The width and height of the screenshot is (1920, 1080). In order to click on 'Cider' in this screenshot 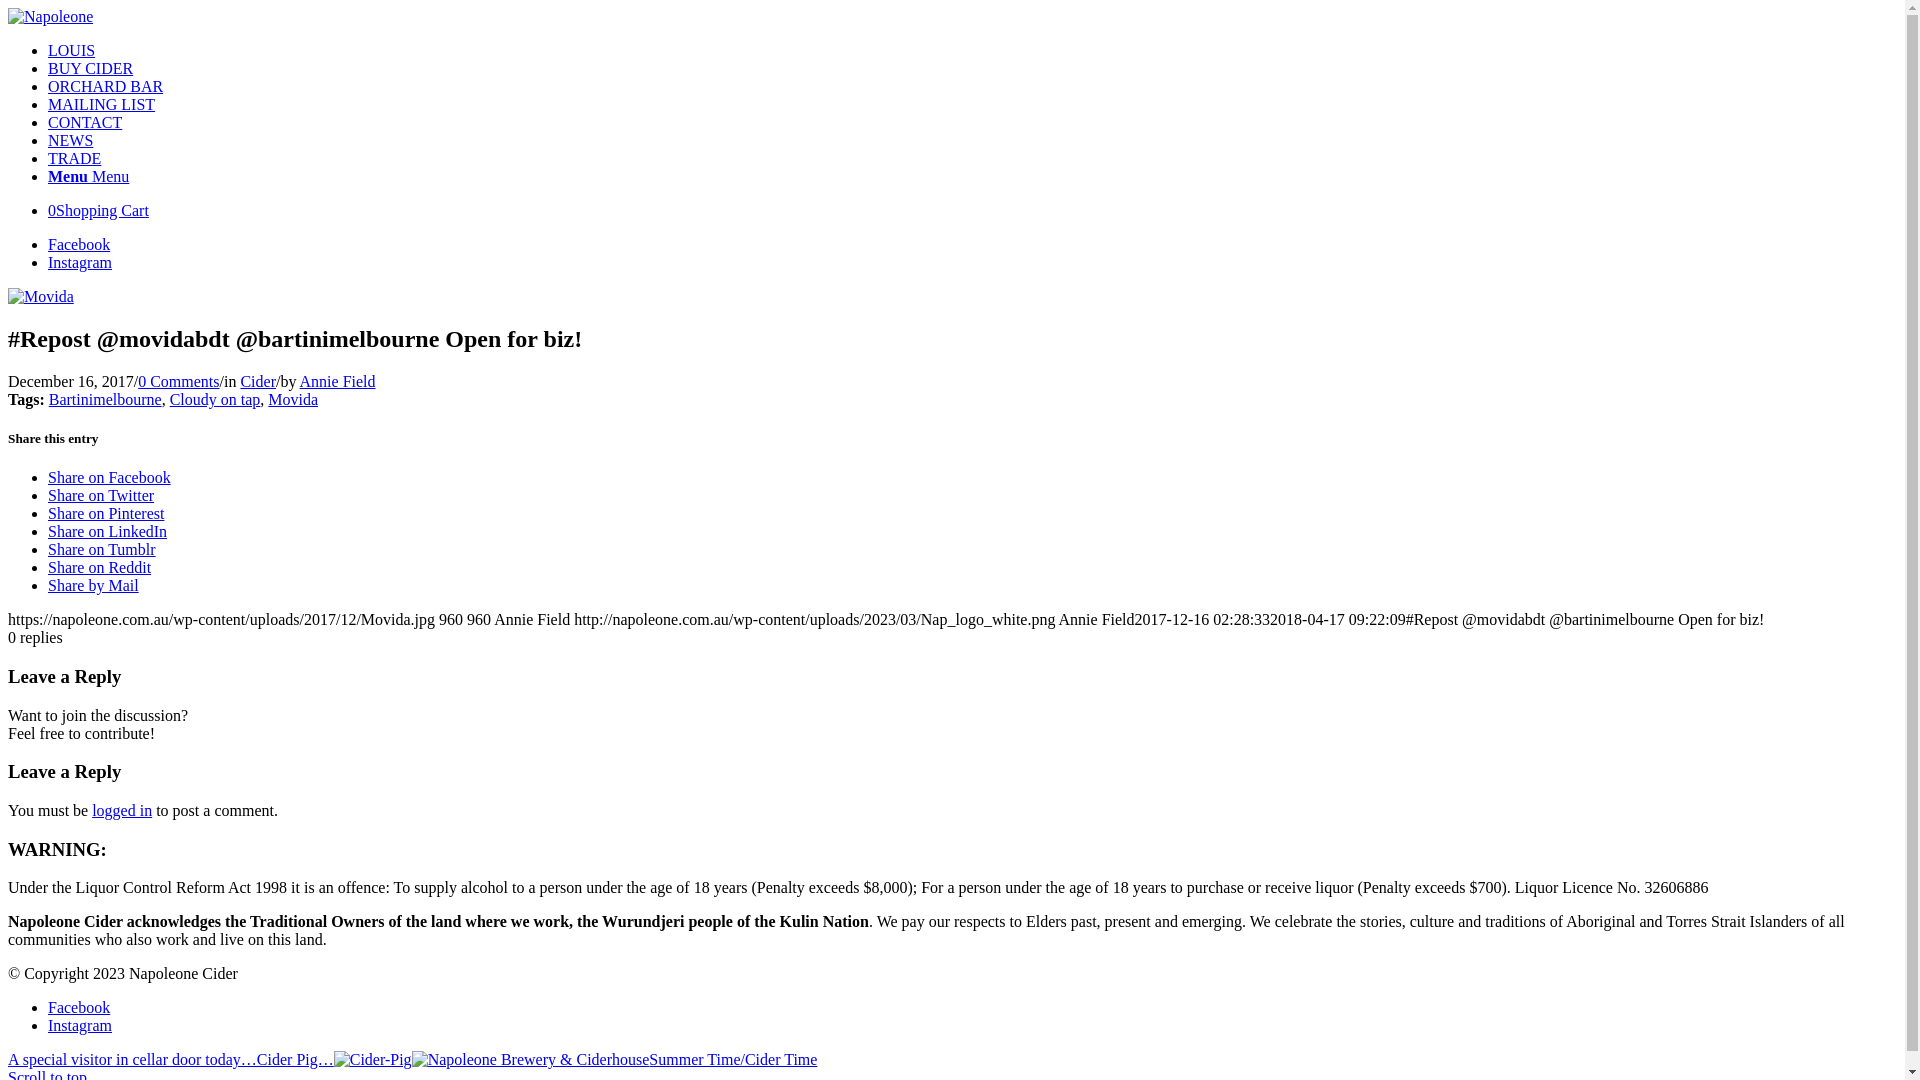, I will do `click(257, 381)`.